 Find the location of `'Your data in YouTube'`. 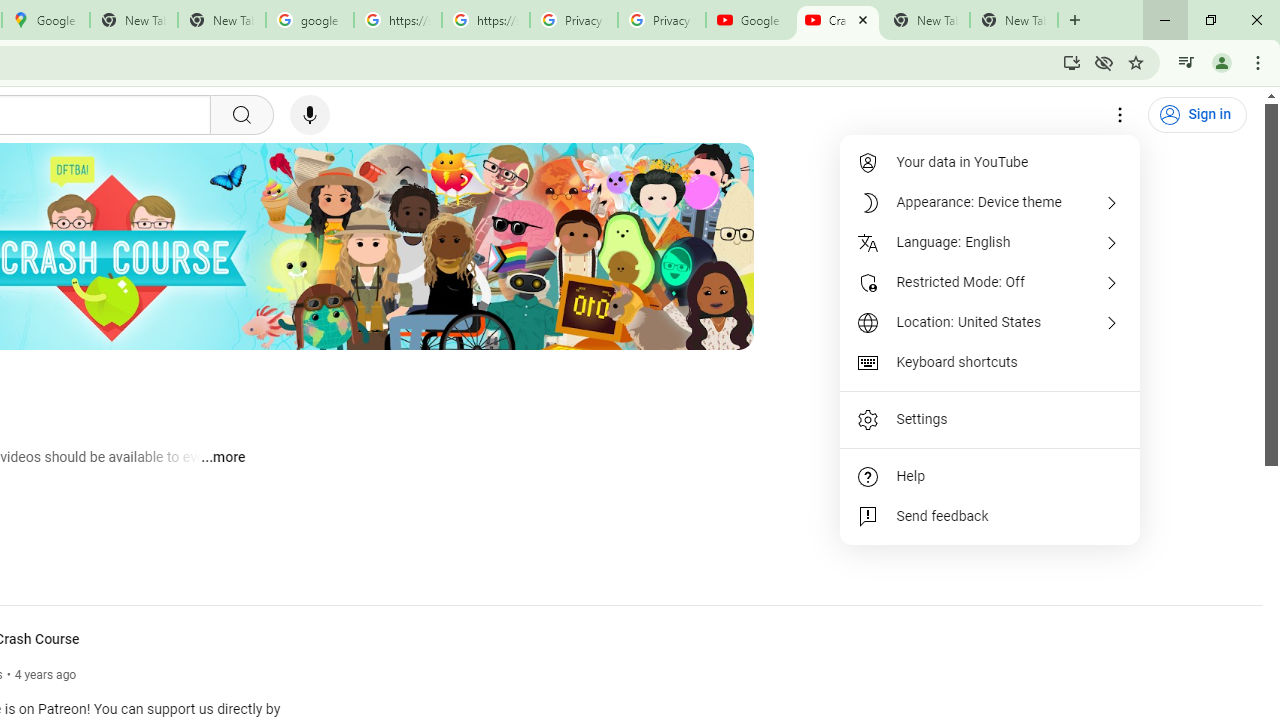

'Your data in YouTube' is located at coordinates (990, 162).